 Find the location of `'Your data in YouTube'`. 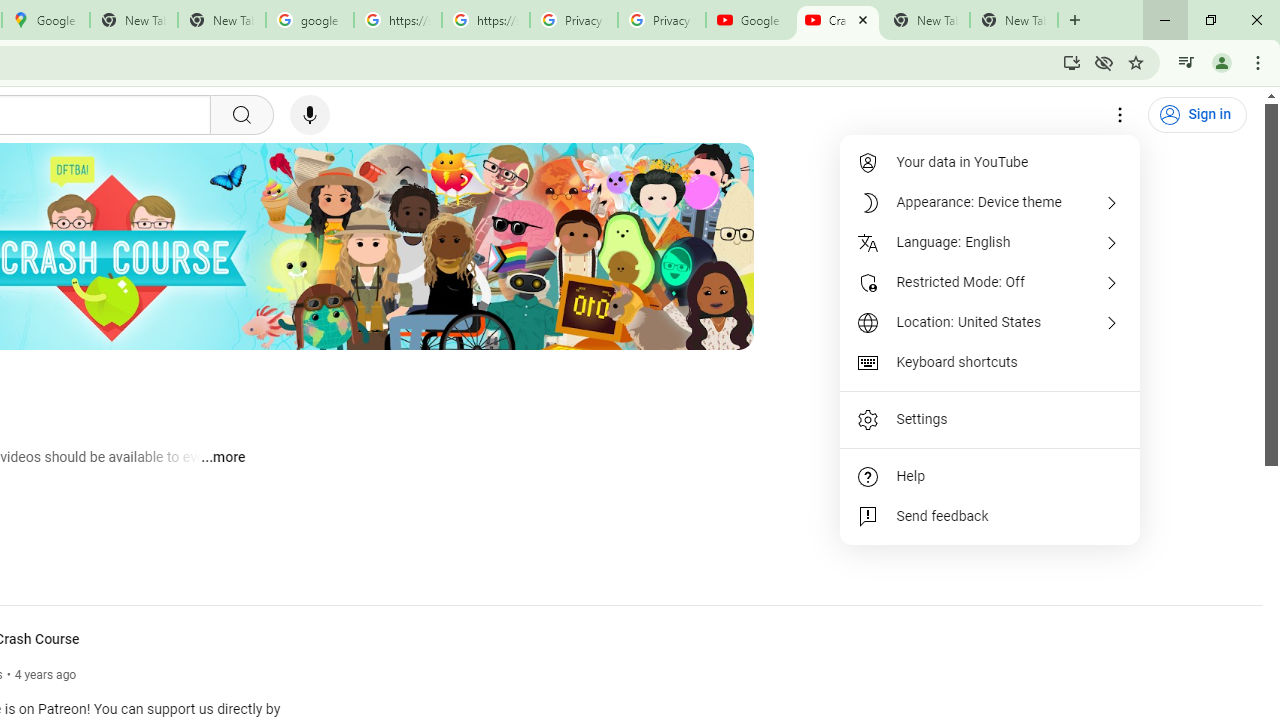

'Your data in YouTube' is located at coordinates (990, 162).